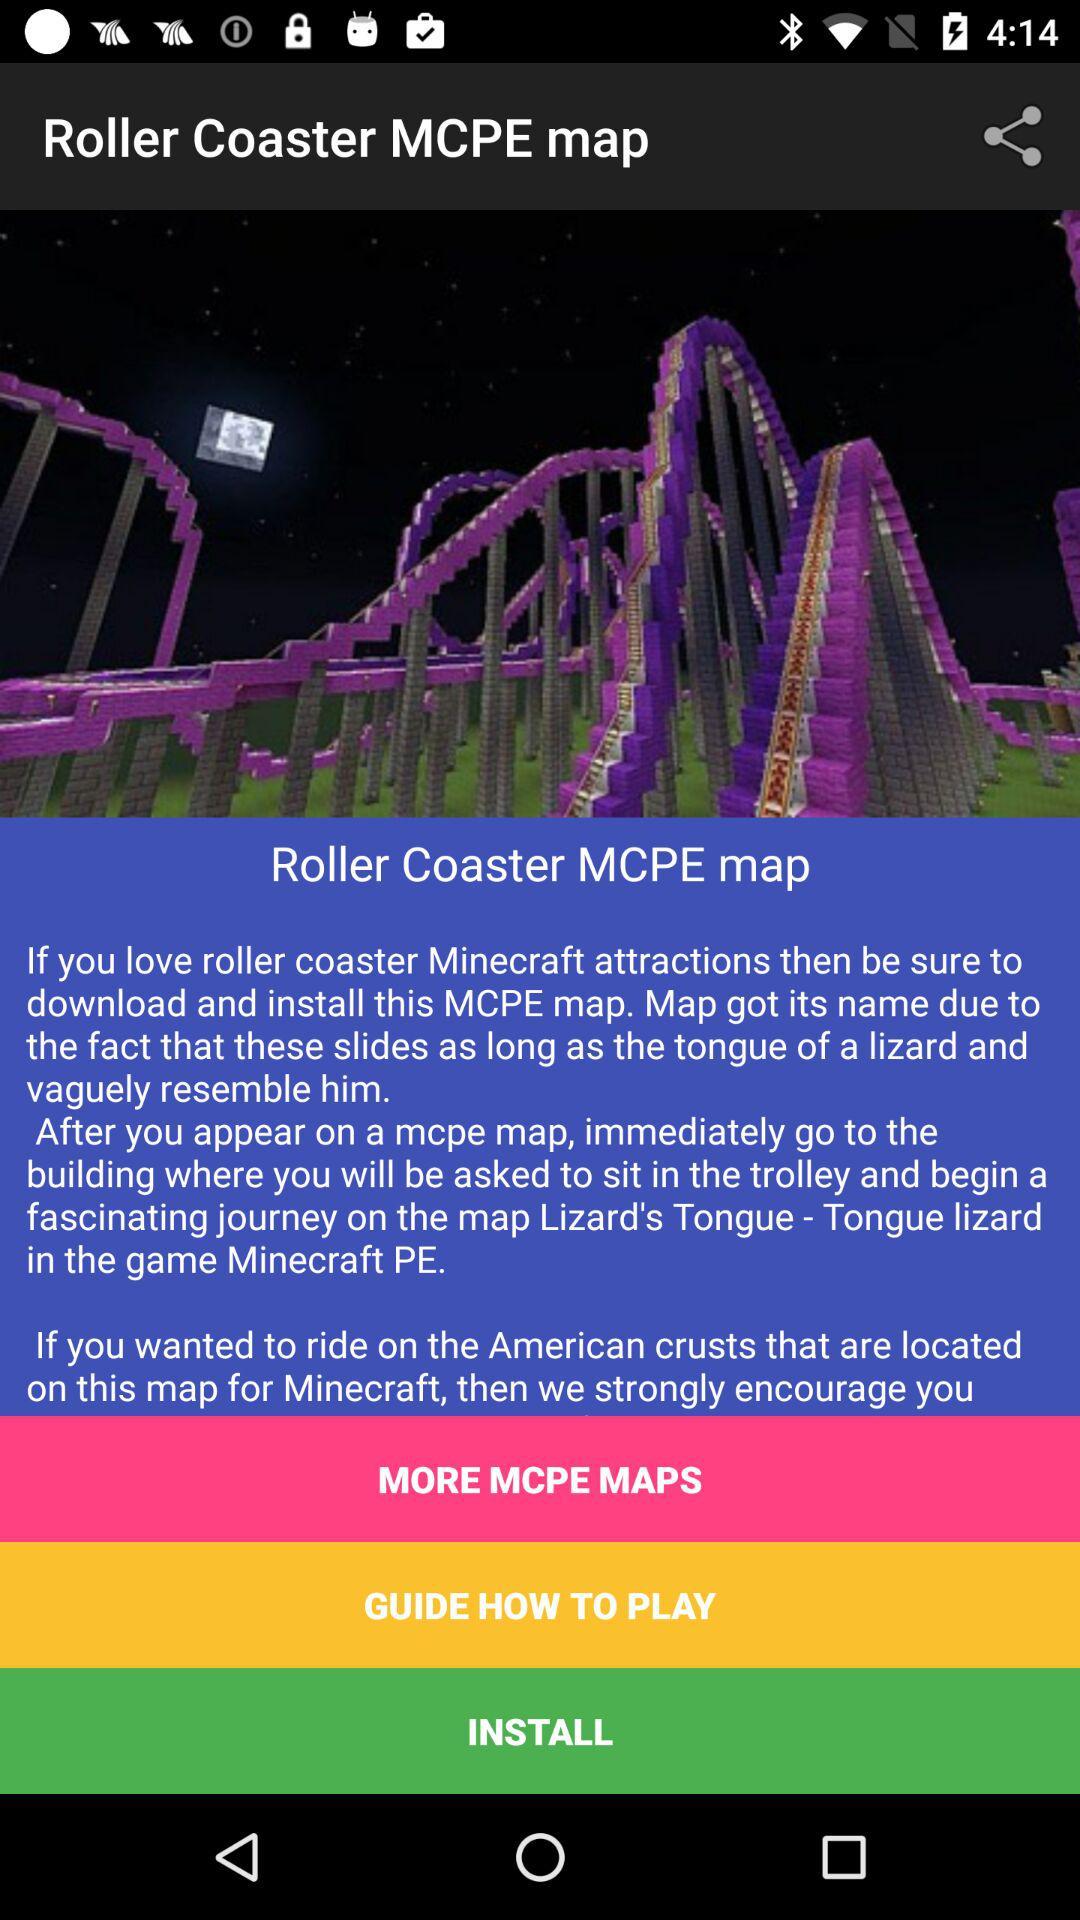  What do you see at coordinates (540, 1604) in the screenshot?
I see `item below the more mcpe maps item` at bounding box center [540, 1604].